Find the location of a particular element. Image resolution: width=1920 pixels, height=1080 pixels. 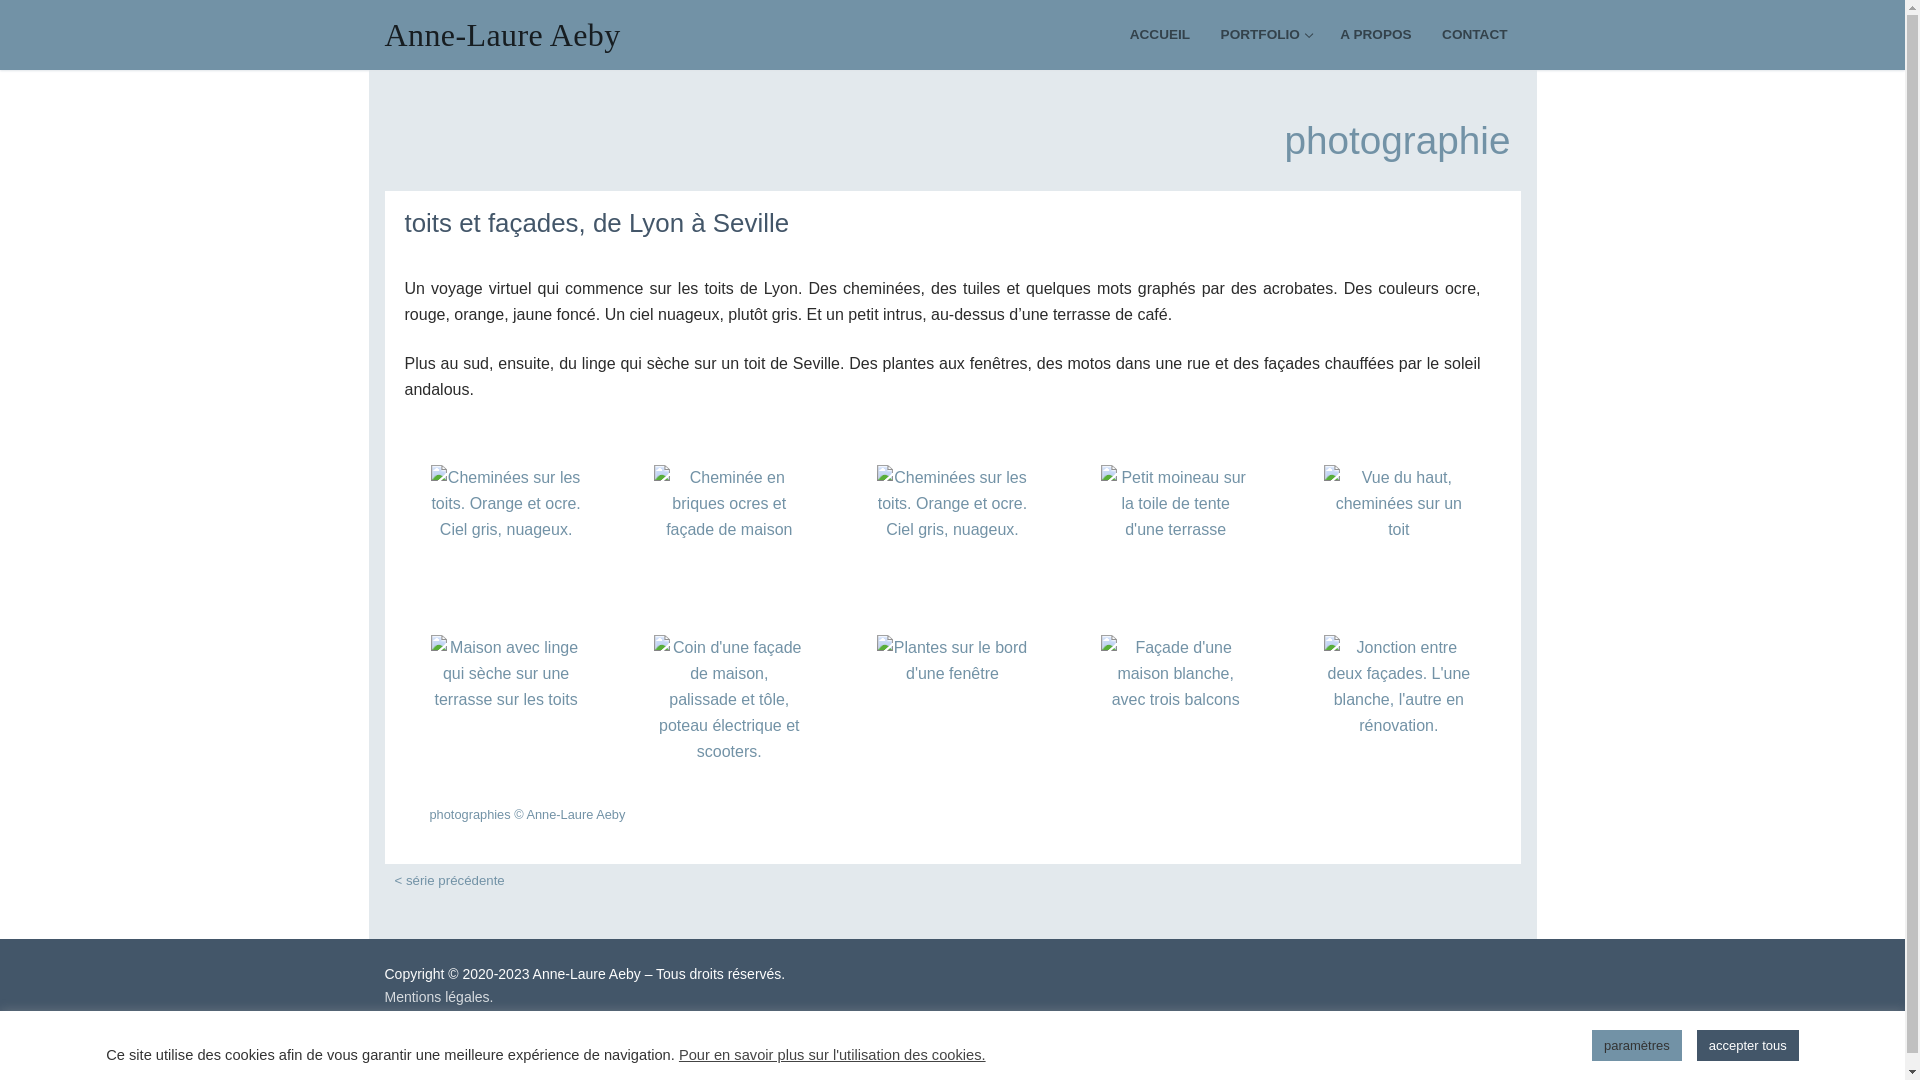

'Privacy Policy' is located at coordinates (686, 1059).